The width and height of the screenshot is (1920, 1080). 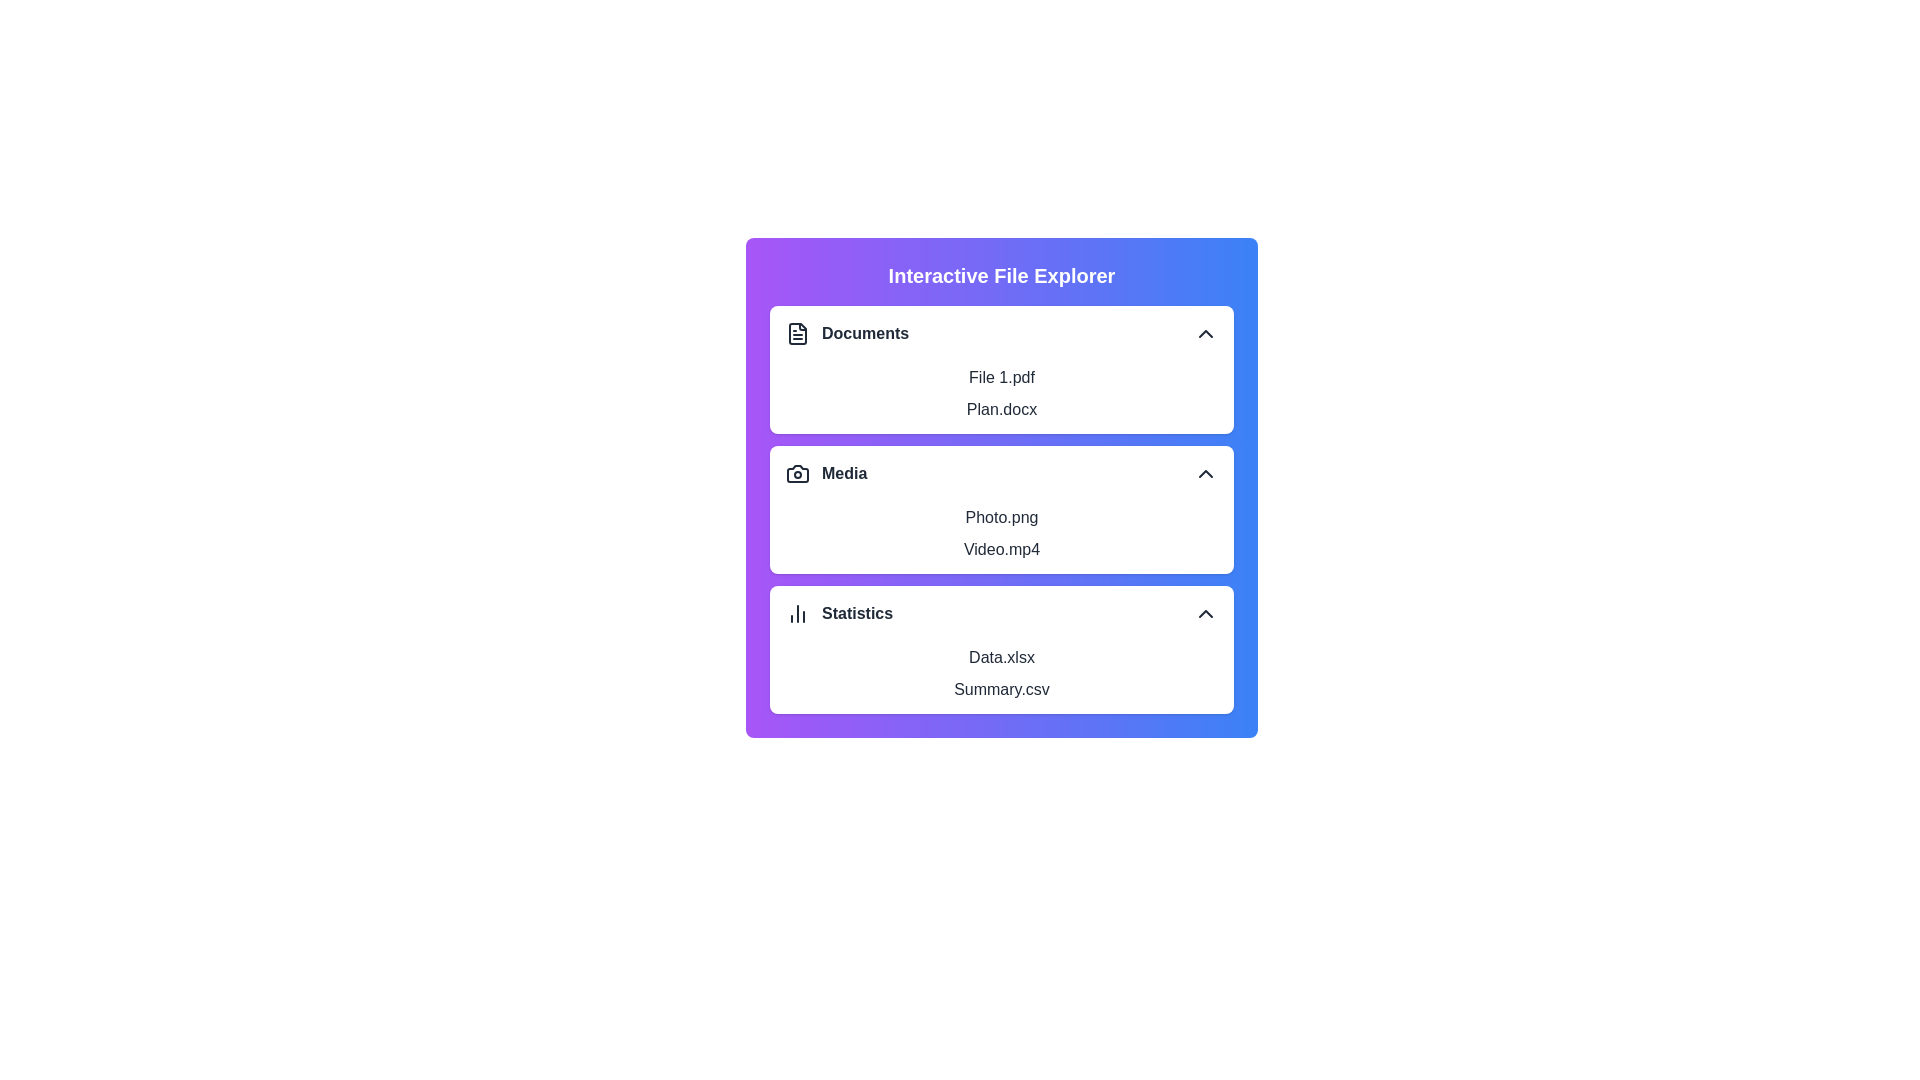 I want to click on the item Video.mp4 from the section Media, so click(x=1002, y=550).